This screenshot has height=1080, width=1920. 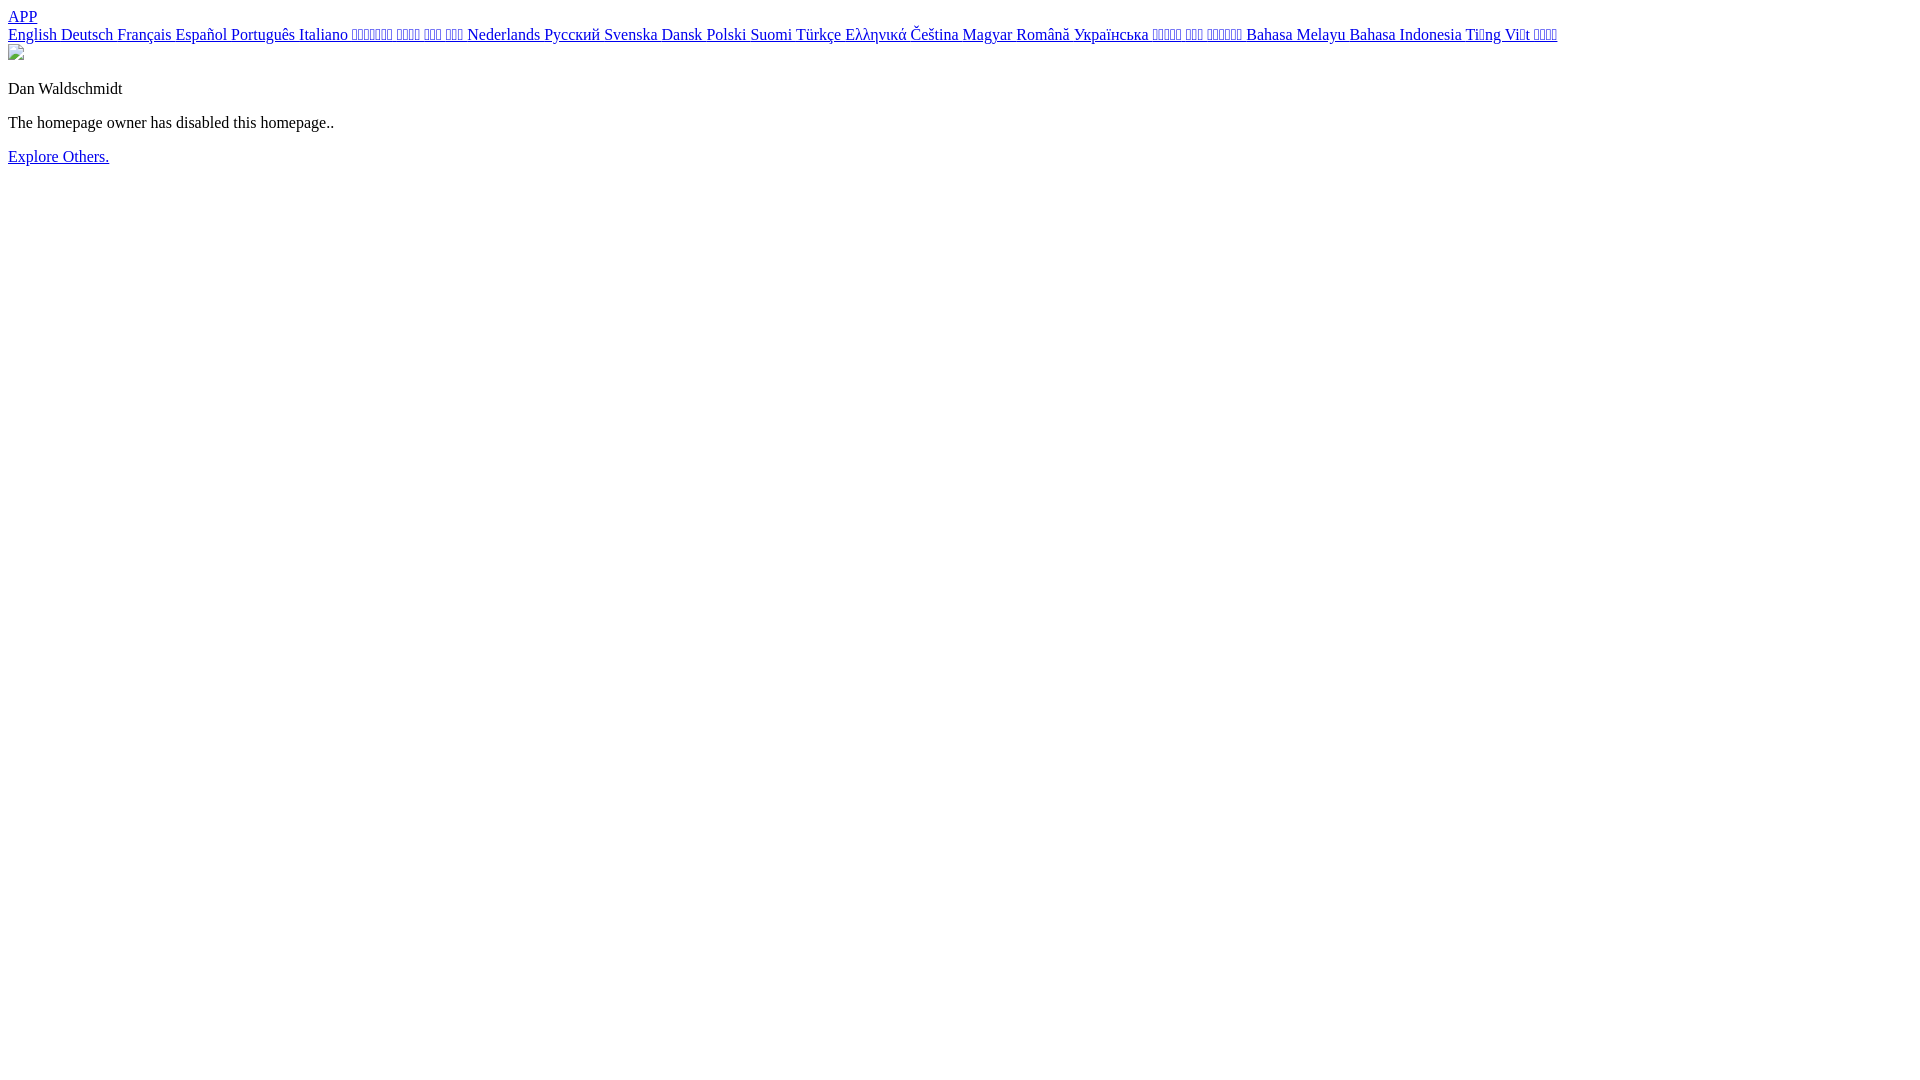 I want to click on 'APP', so click(x=8, y=16).